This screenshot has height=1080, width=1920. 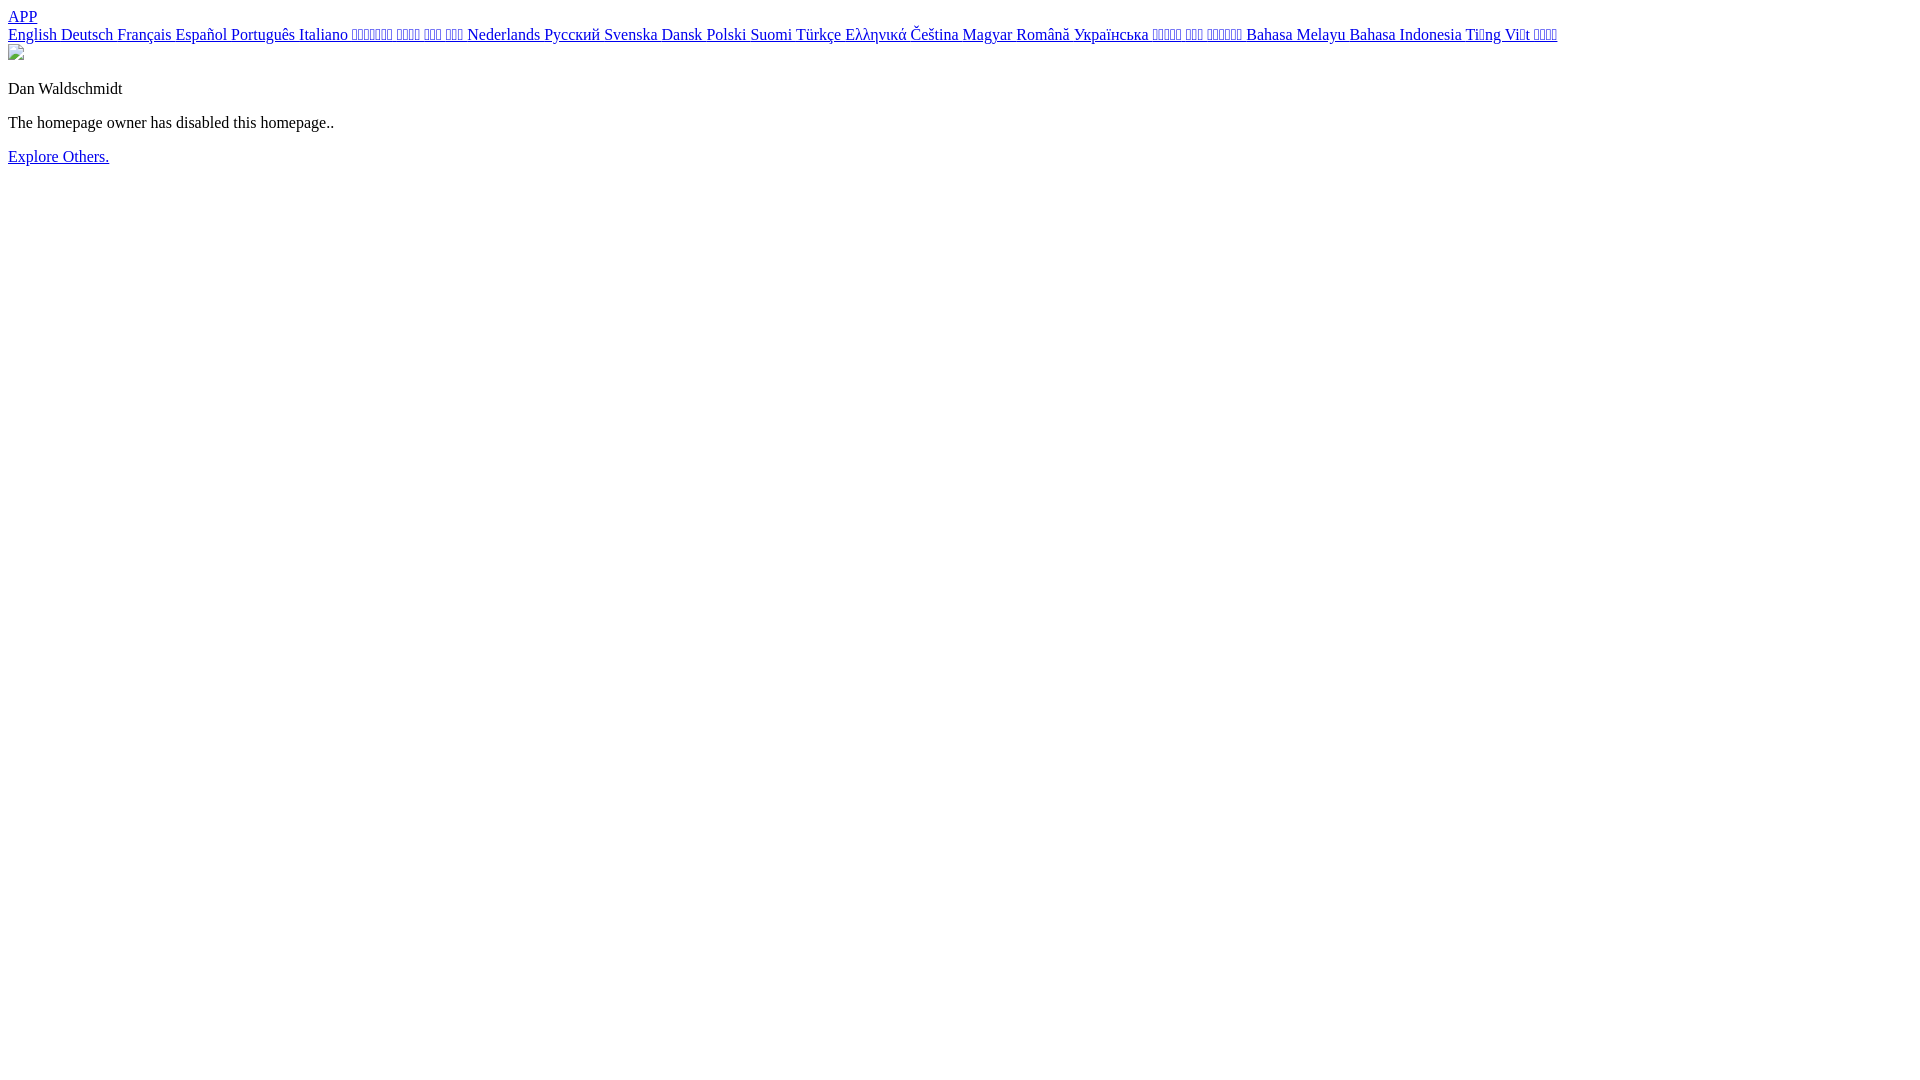 I want to click on 'APP', so click(x=8, y=16).